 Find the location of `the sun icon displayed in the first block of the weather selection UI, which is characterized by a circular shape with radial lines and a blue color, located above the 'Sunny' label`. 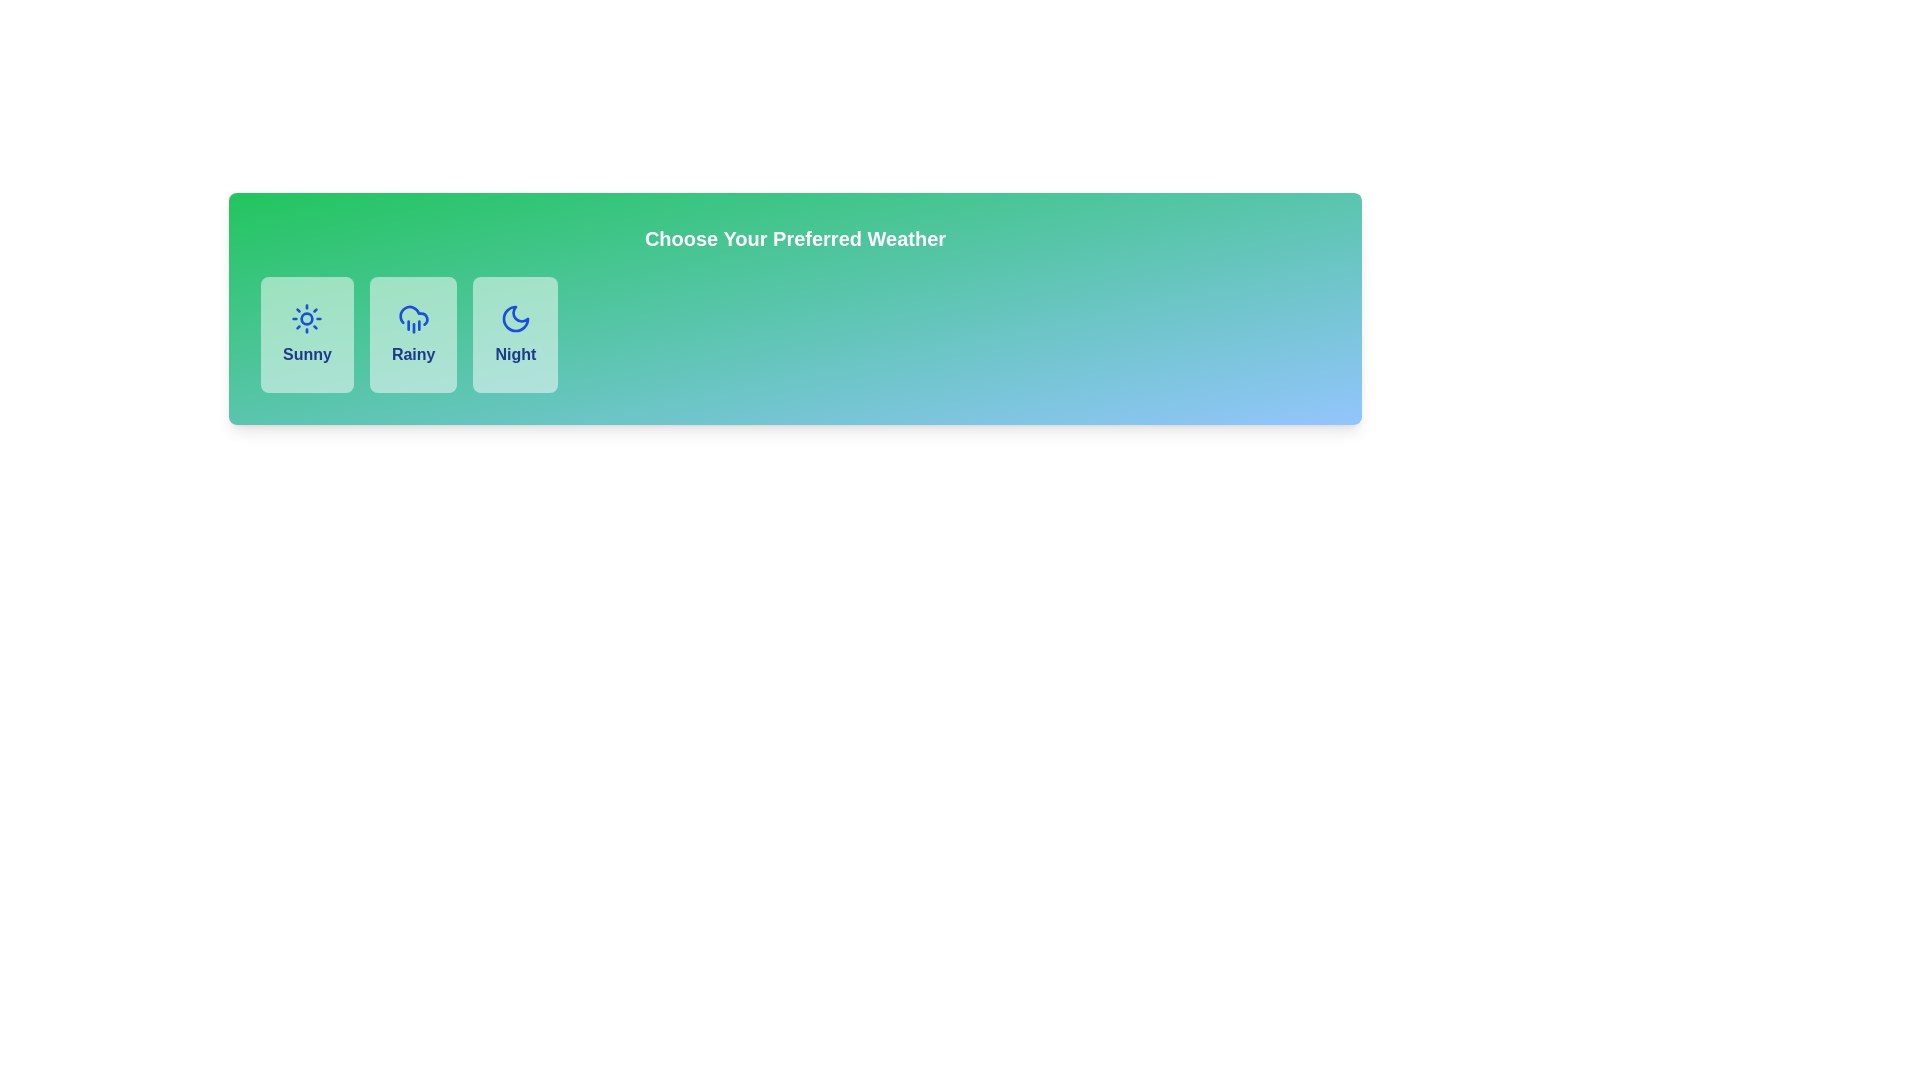

the sun icon displayed in the first block of the weather selection UI, which is characterized by a circular shape with radial lines and a blue color, located above the 'Sunny' label is located at coordinates (306, 318).